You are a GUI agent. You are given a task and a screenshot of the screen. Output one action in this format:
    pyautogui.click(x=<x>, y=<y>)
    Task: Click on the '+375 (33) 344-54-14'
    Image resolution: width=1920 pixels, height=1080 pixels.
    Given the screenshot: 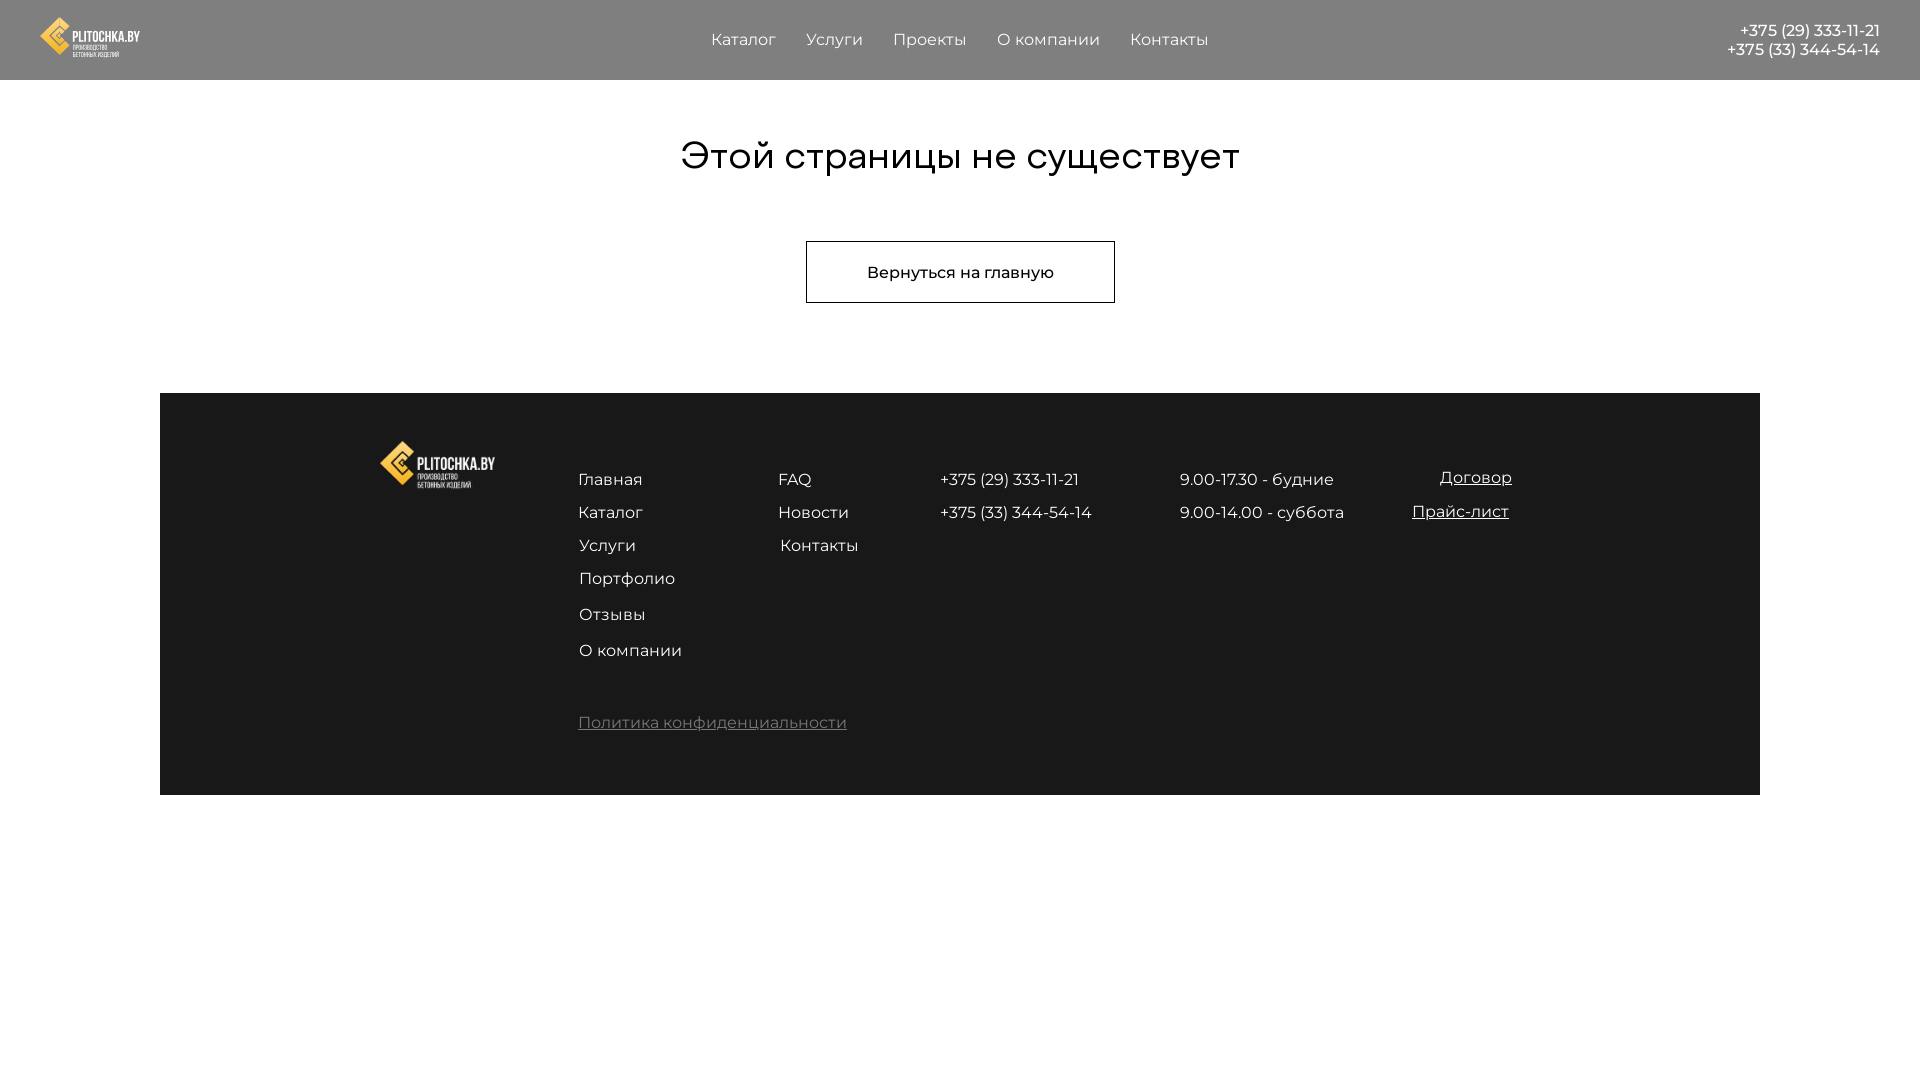 What is the action you would take?
    pyautogui.click(x=1016, y=511)
    